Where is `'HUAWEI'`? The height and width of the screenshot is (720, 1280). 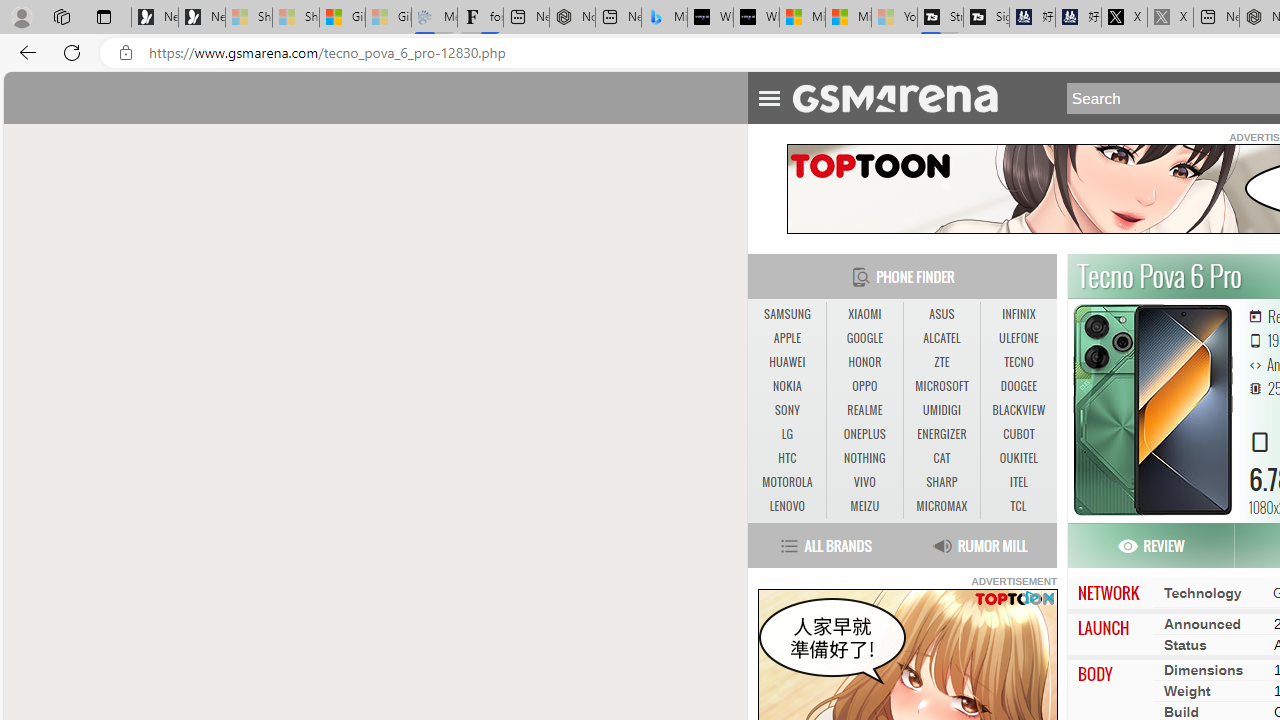 'HUAWEI' is located at coordinates (786, 362).